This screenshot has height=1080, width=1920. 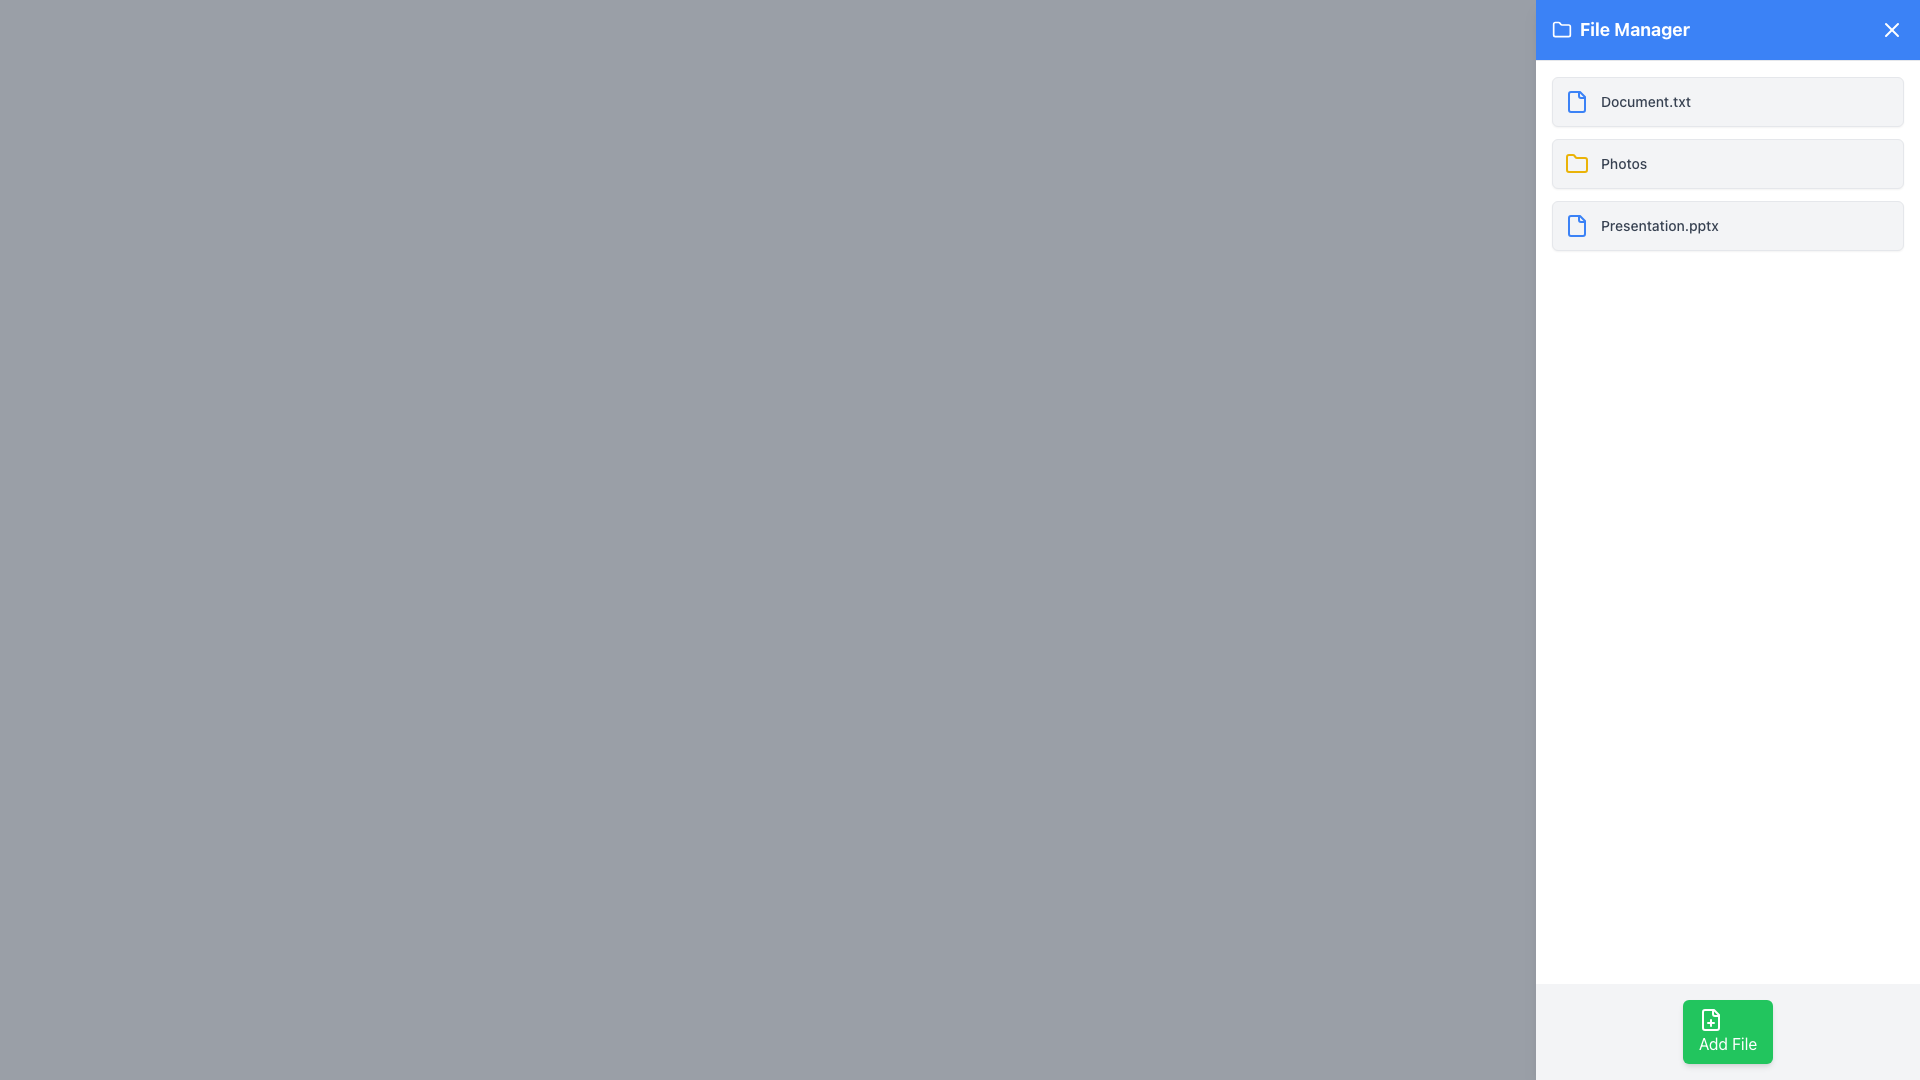 What do you see at coordinates (1890, 30) in the screenshot?
I see `the close button located in the upper-right corner of the 'File Manager' interface header bar` at bounding box center [1890, 30].